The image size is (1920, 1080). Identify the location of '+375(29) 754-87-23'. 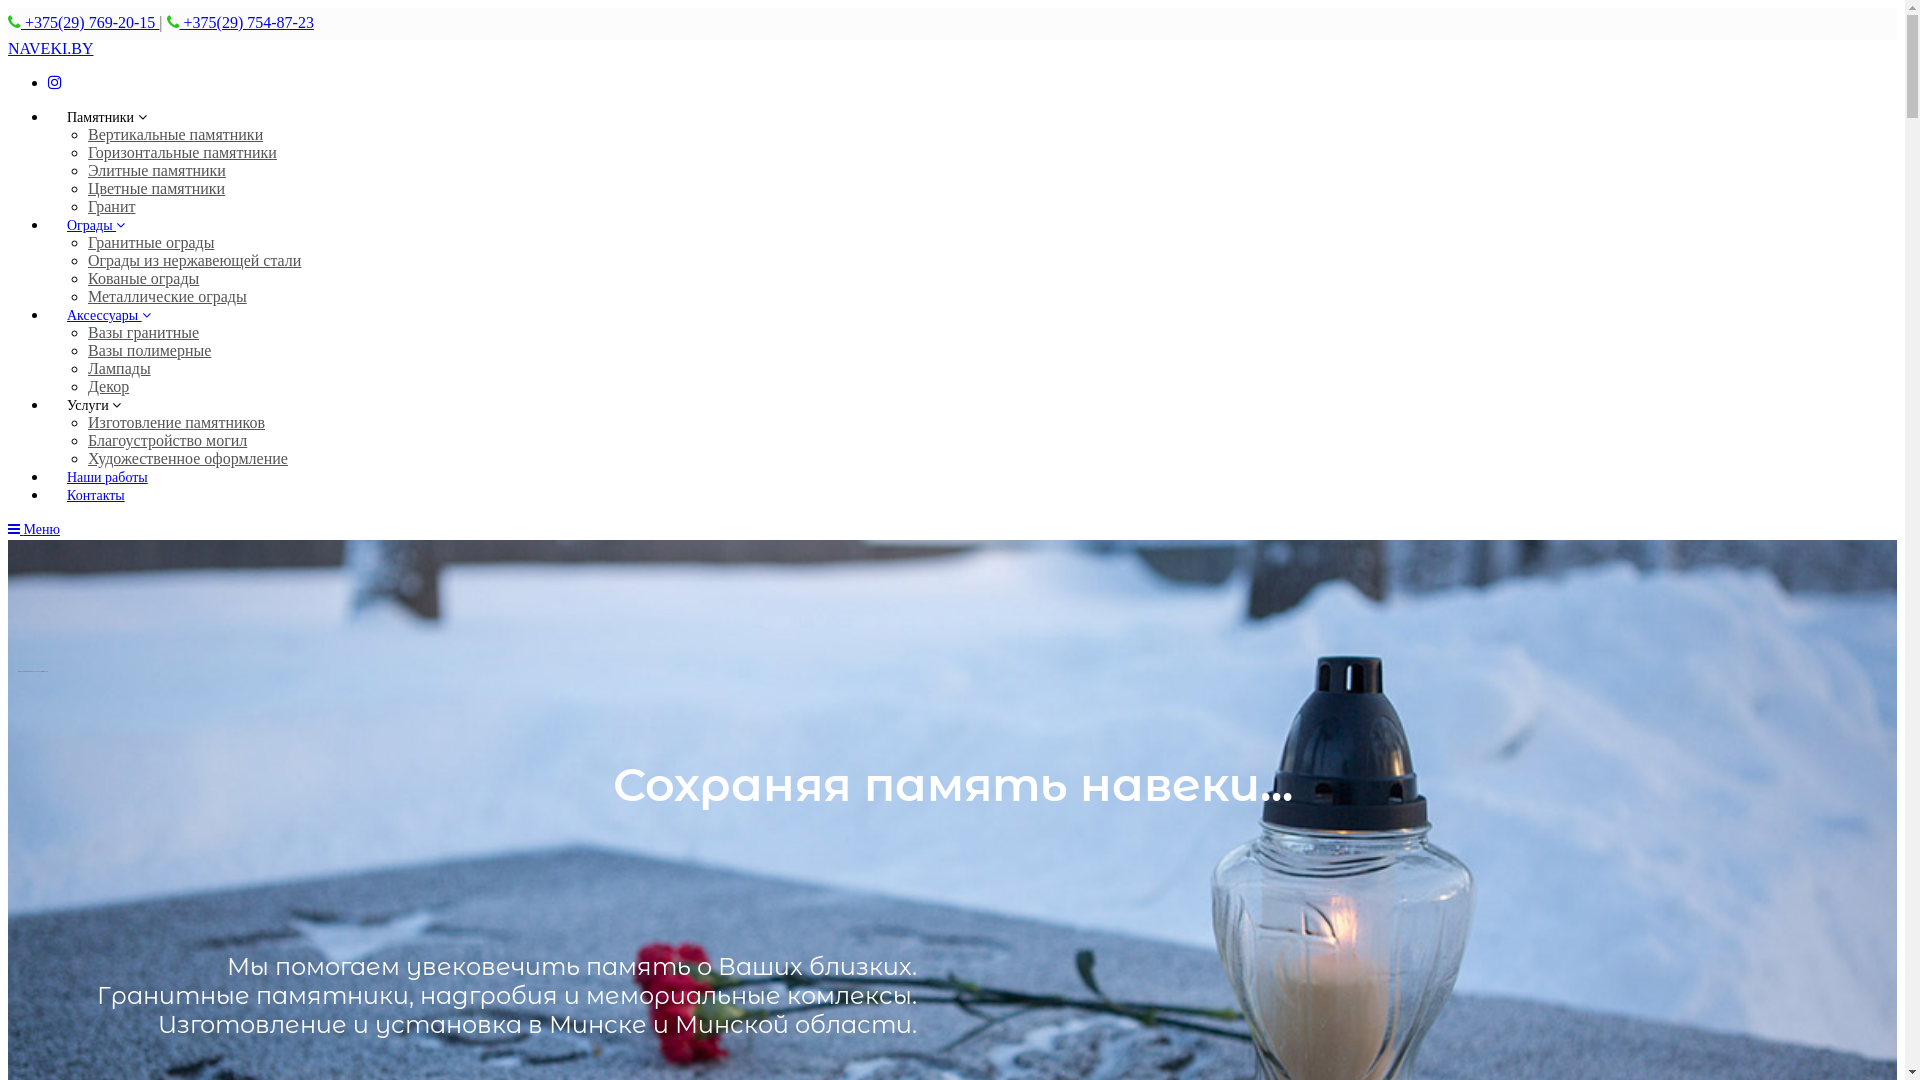
(180, 22).